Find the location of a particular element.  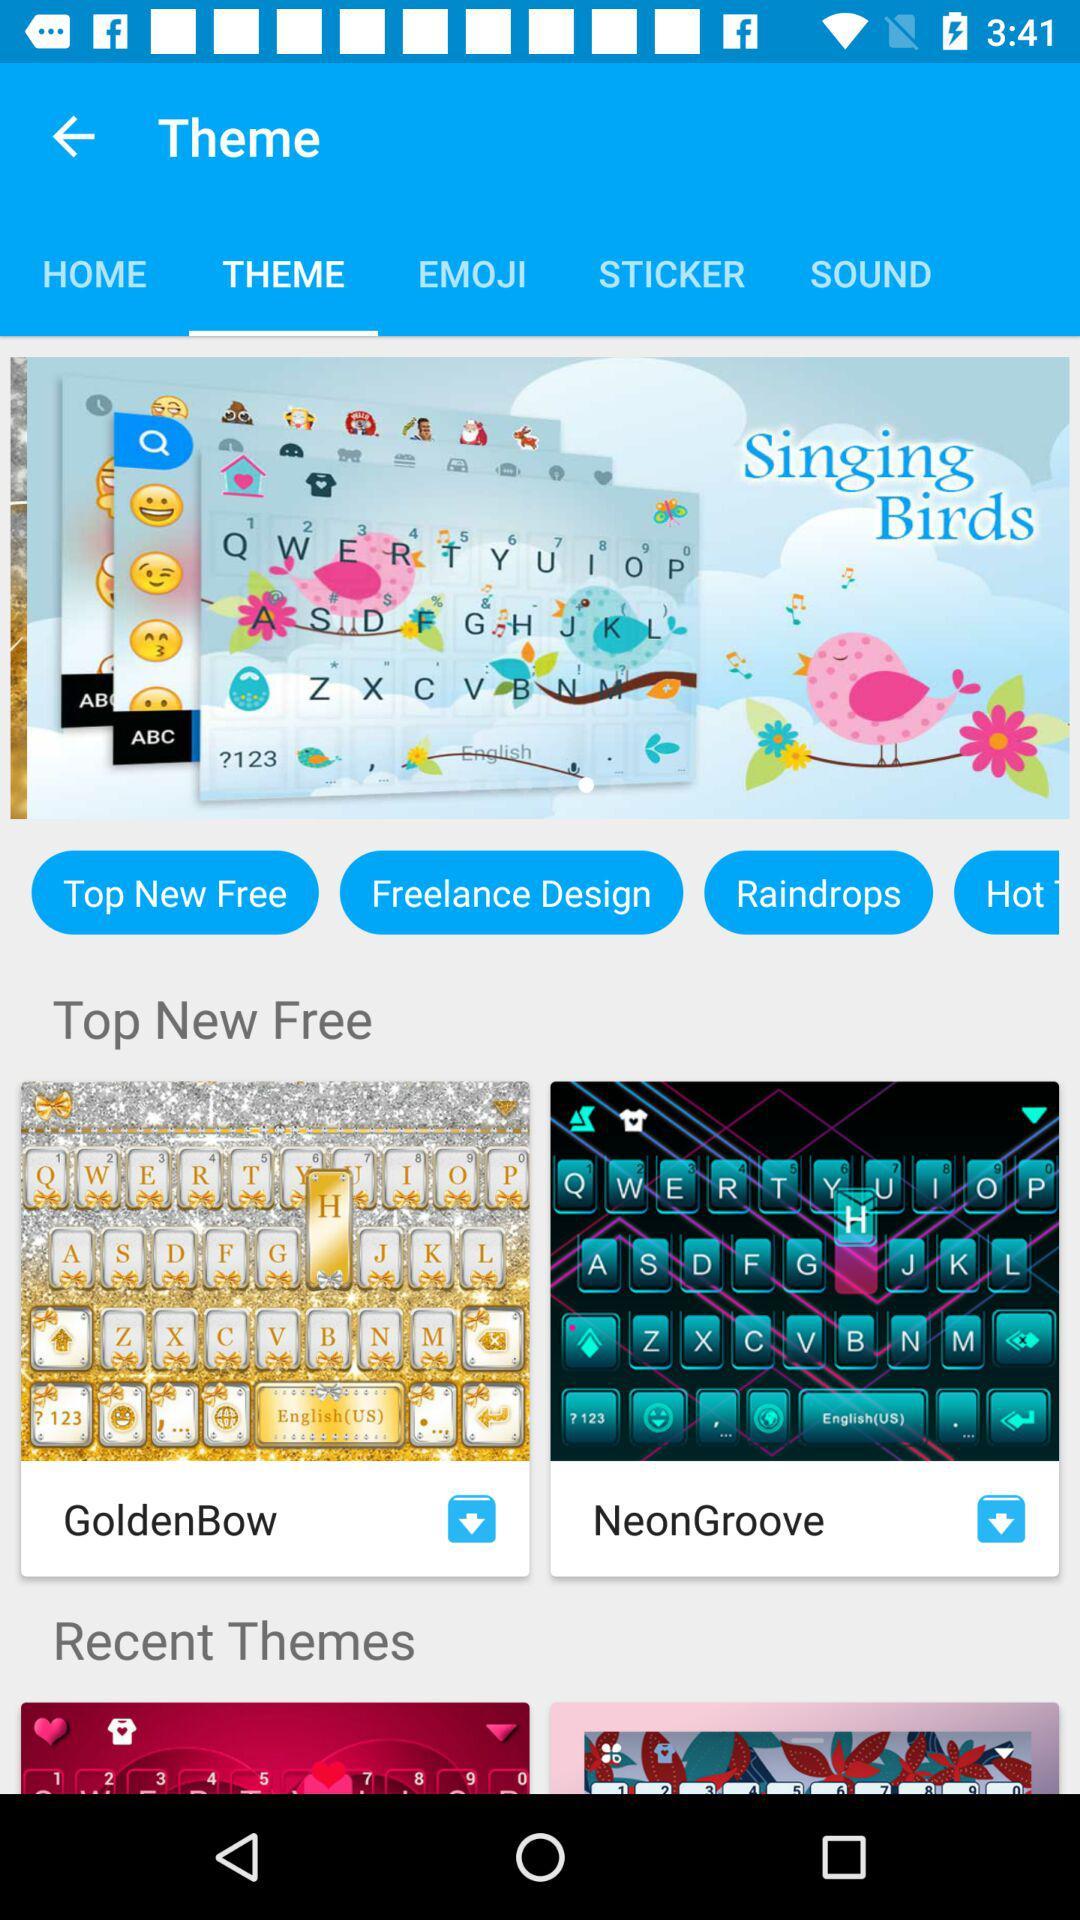

click on singing birds is located at coordinates (540, 587).